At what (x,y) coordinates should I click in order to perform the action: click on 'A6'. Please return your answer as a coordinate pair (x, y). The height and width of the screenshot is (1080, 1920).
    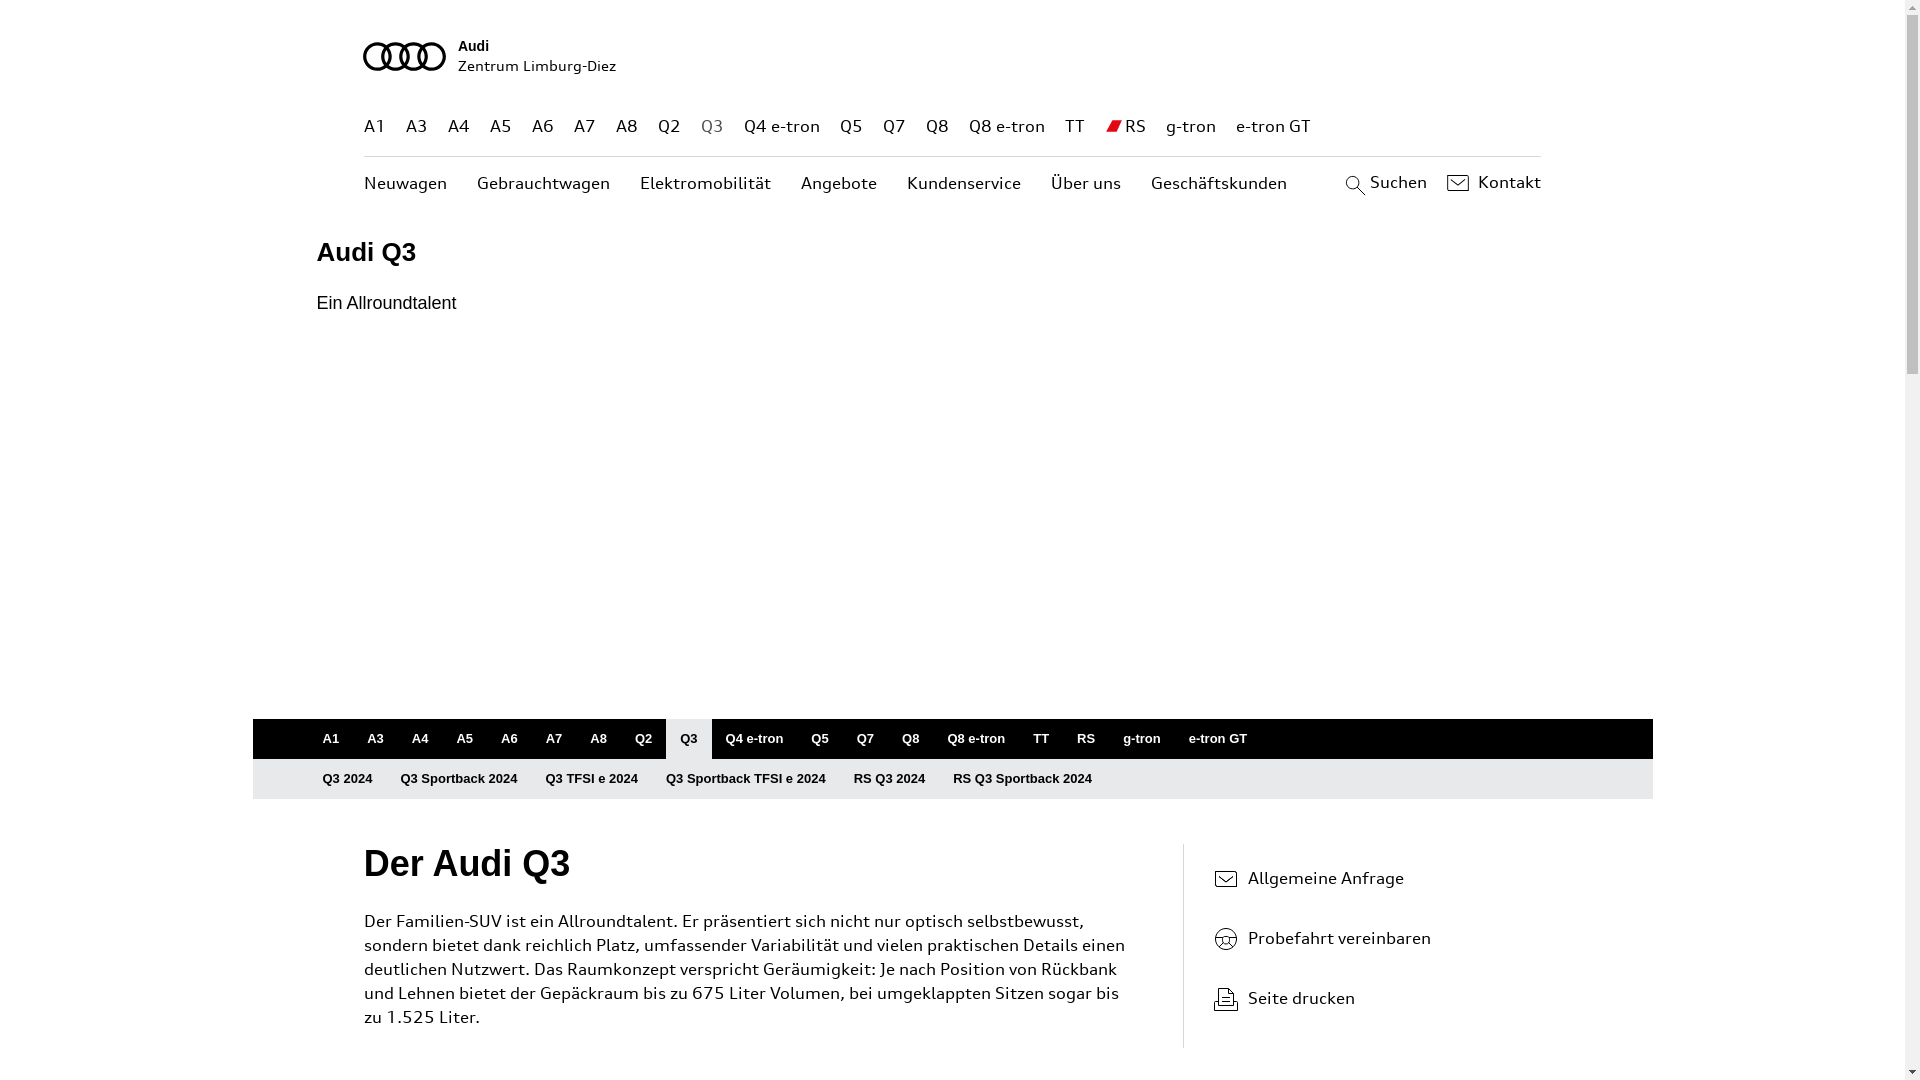
    Looking at the image, I should click on (509, 739).